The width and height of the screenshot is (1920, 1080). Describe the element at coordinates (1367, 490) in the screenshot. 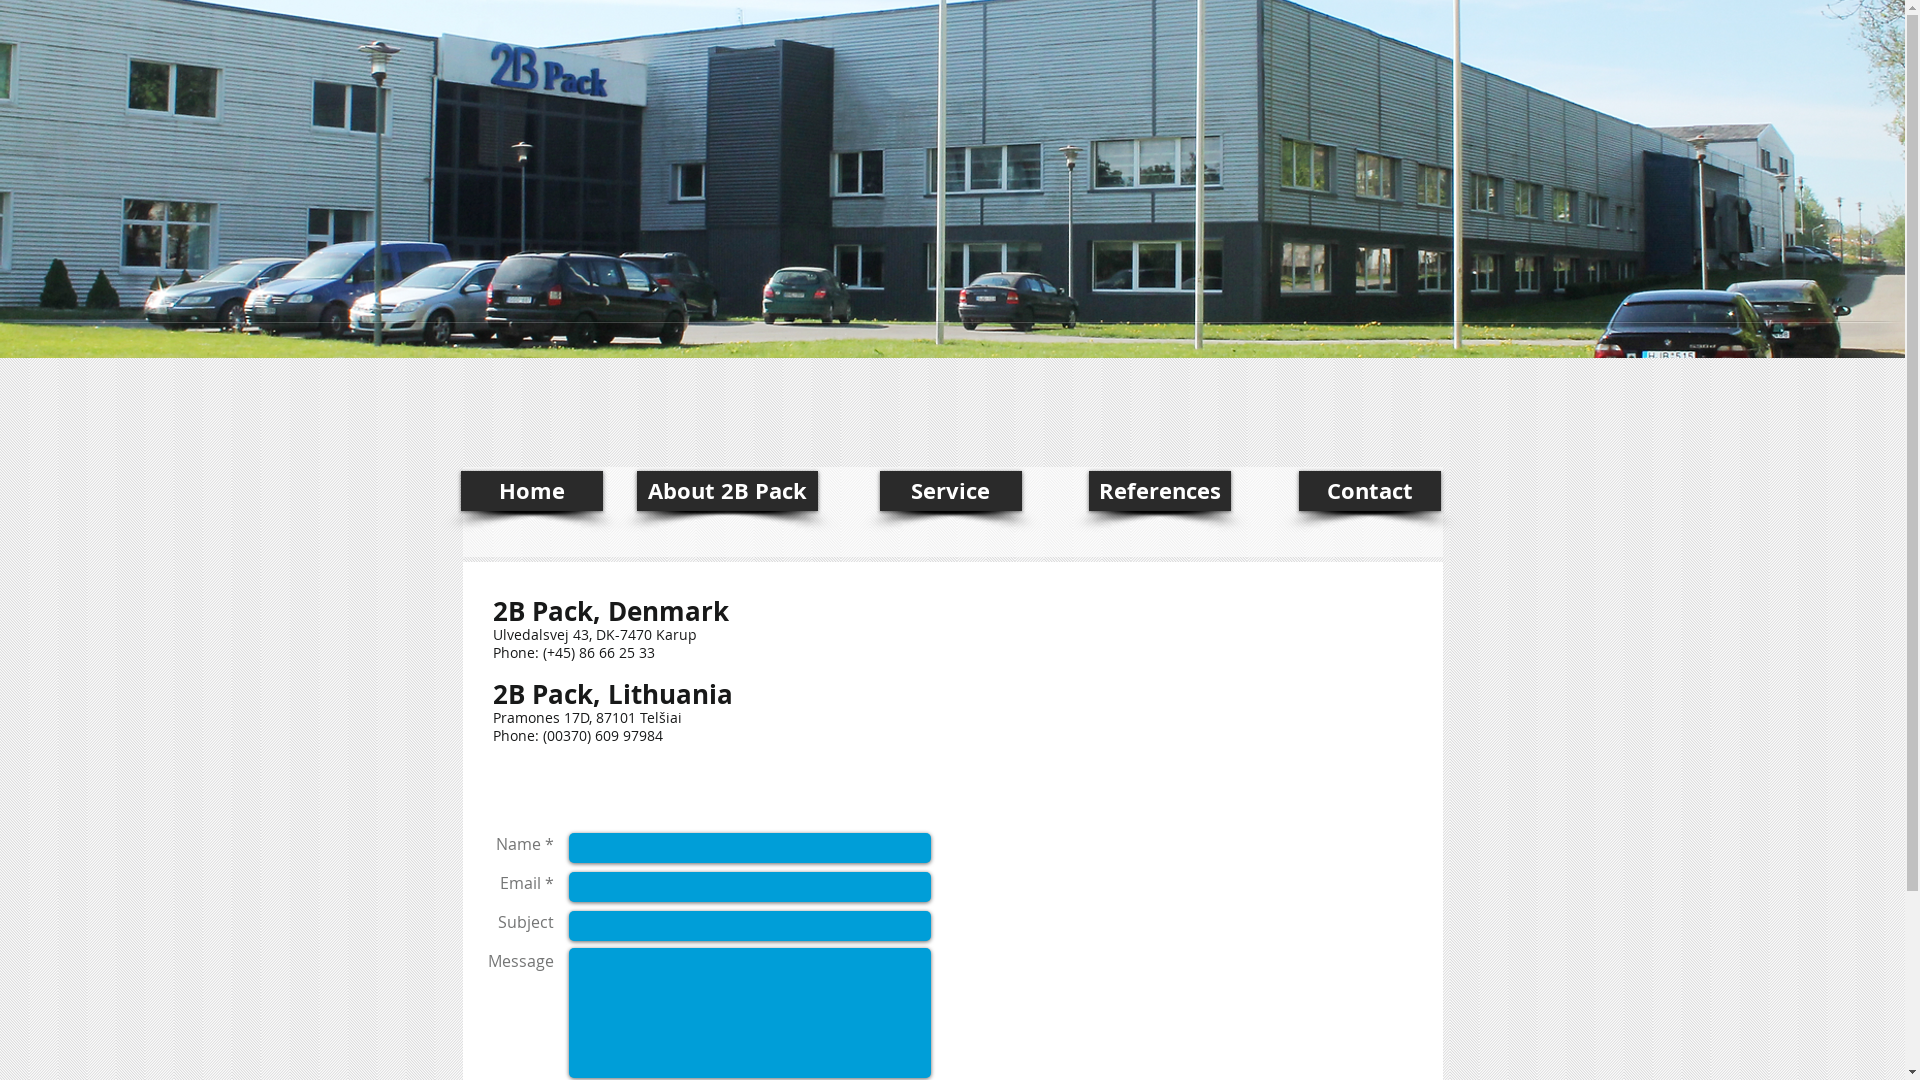

I see `'Contact'` at that location.